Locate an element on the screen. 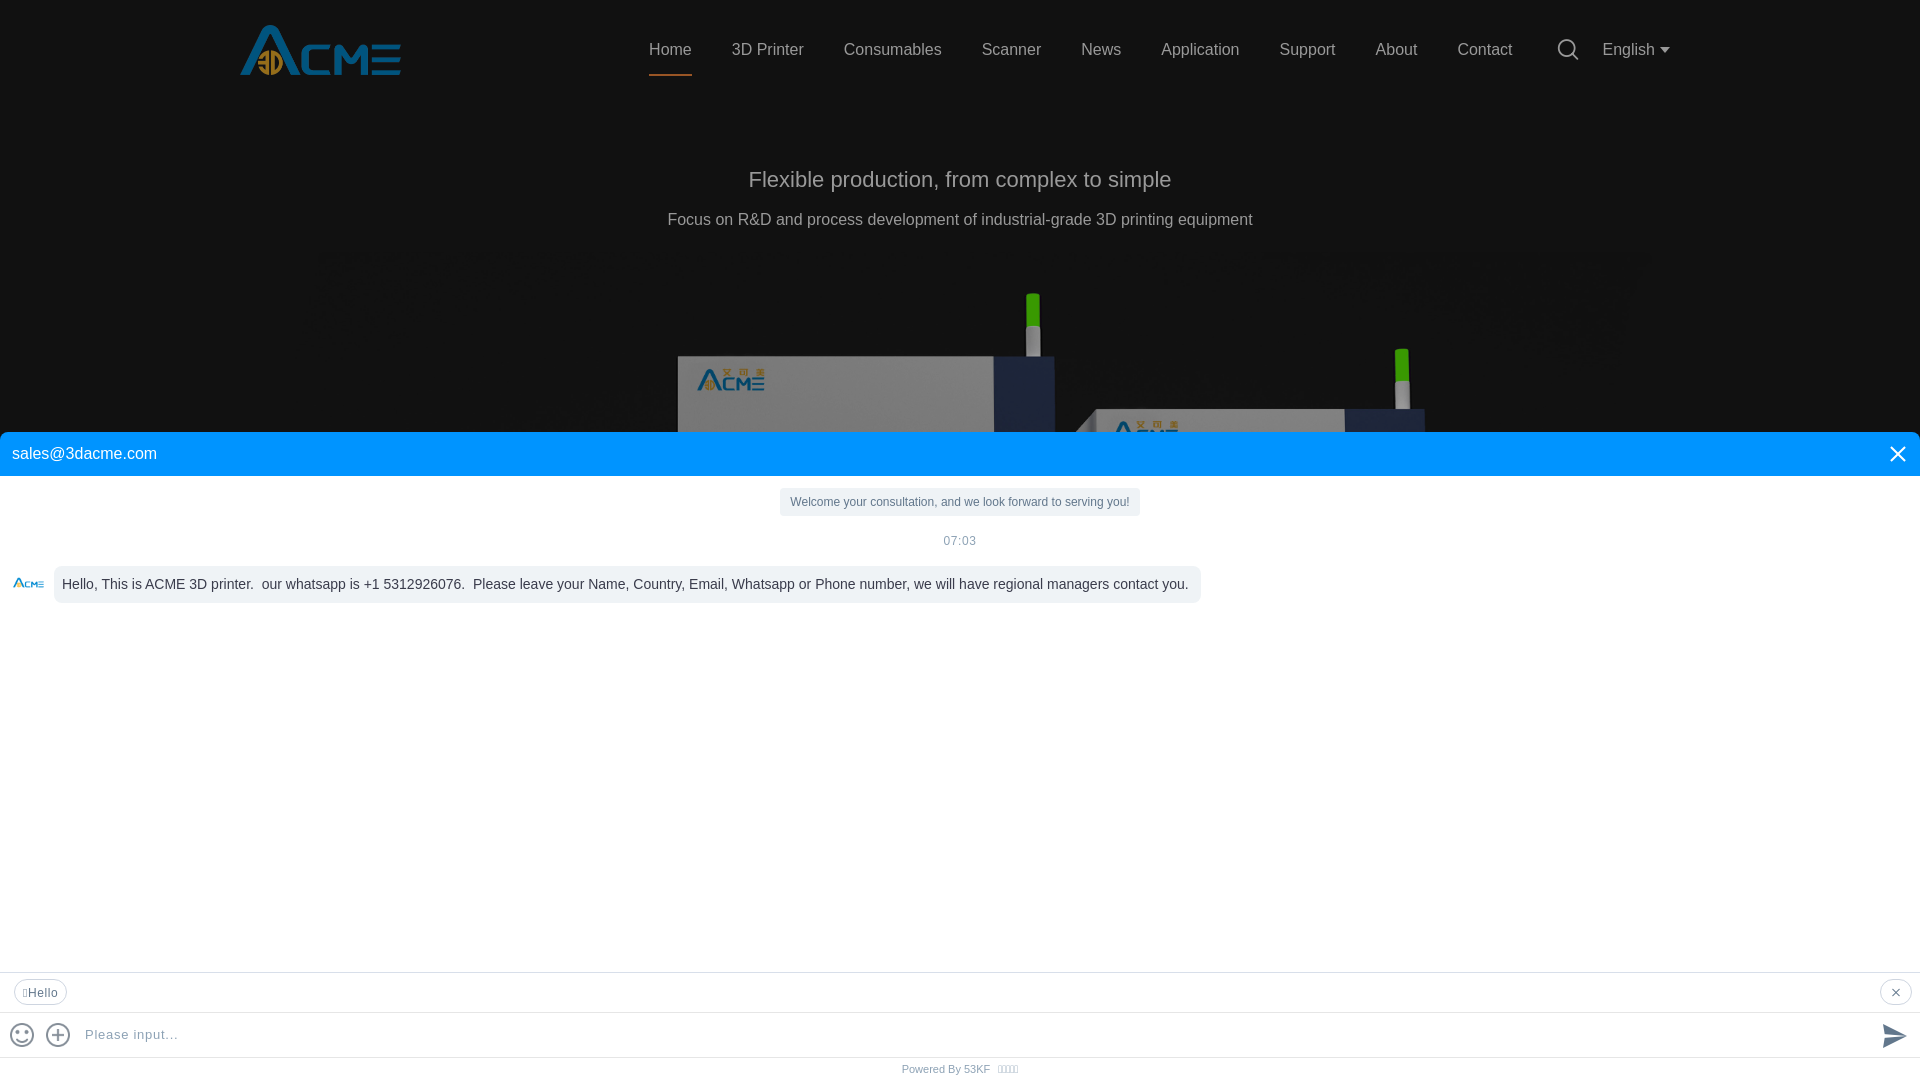 This screenshot has height=1080, width=1920. 'News' is located at coordinates (1099, 49).